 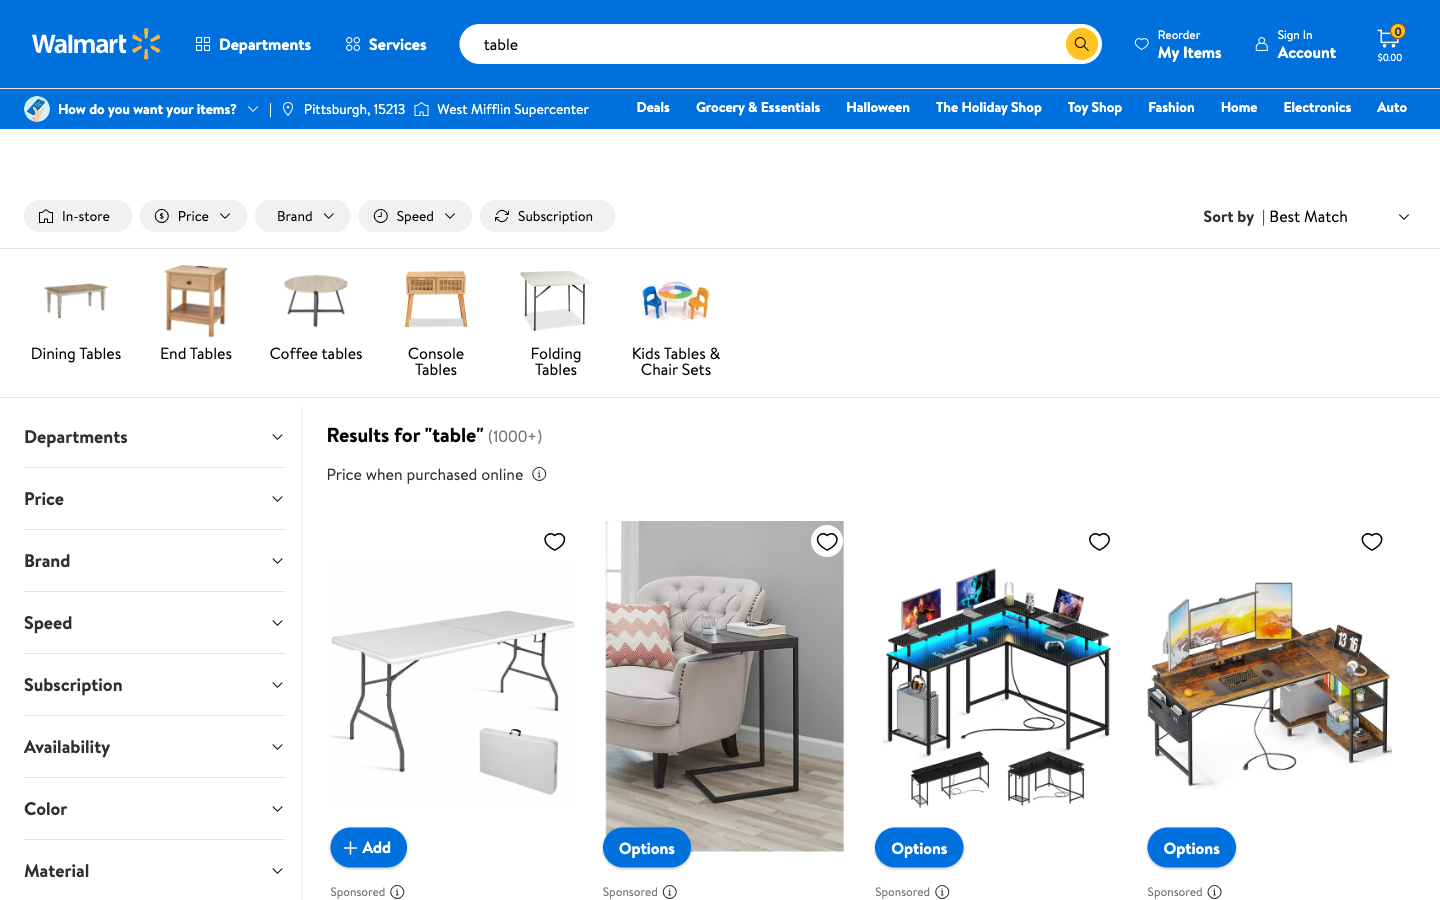 I want to click on In the "expand_Brand" dropdown, select the foremost brand, so click(x=153, y=559).